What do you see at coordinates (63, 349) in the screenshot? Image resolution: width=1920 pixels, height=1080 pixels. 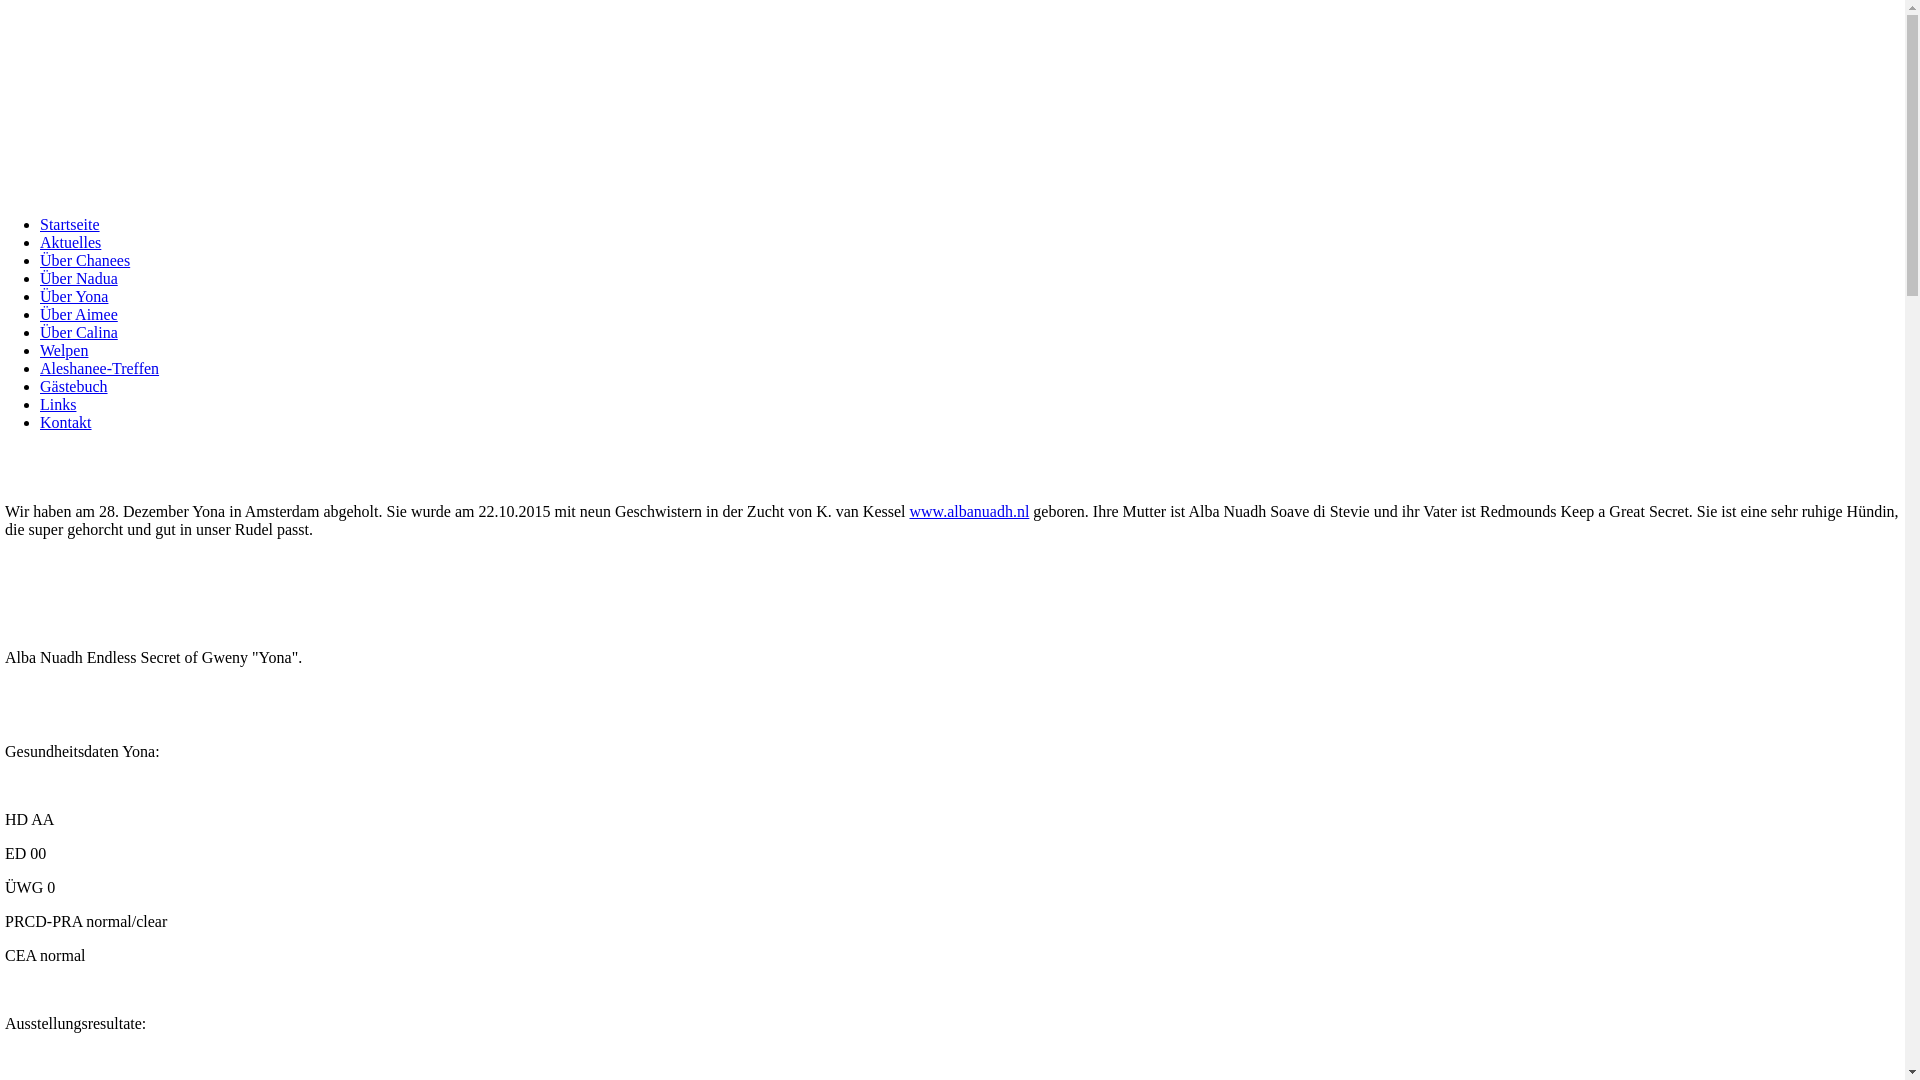 I see `'Welpen'` at bounding box center [63, 349].